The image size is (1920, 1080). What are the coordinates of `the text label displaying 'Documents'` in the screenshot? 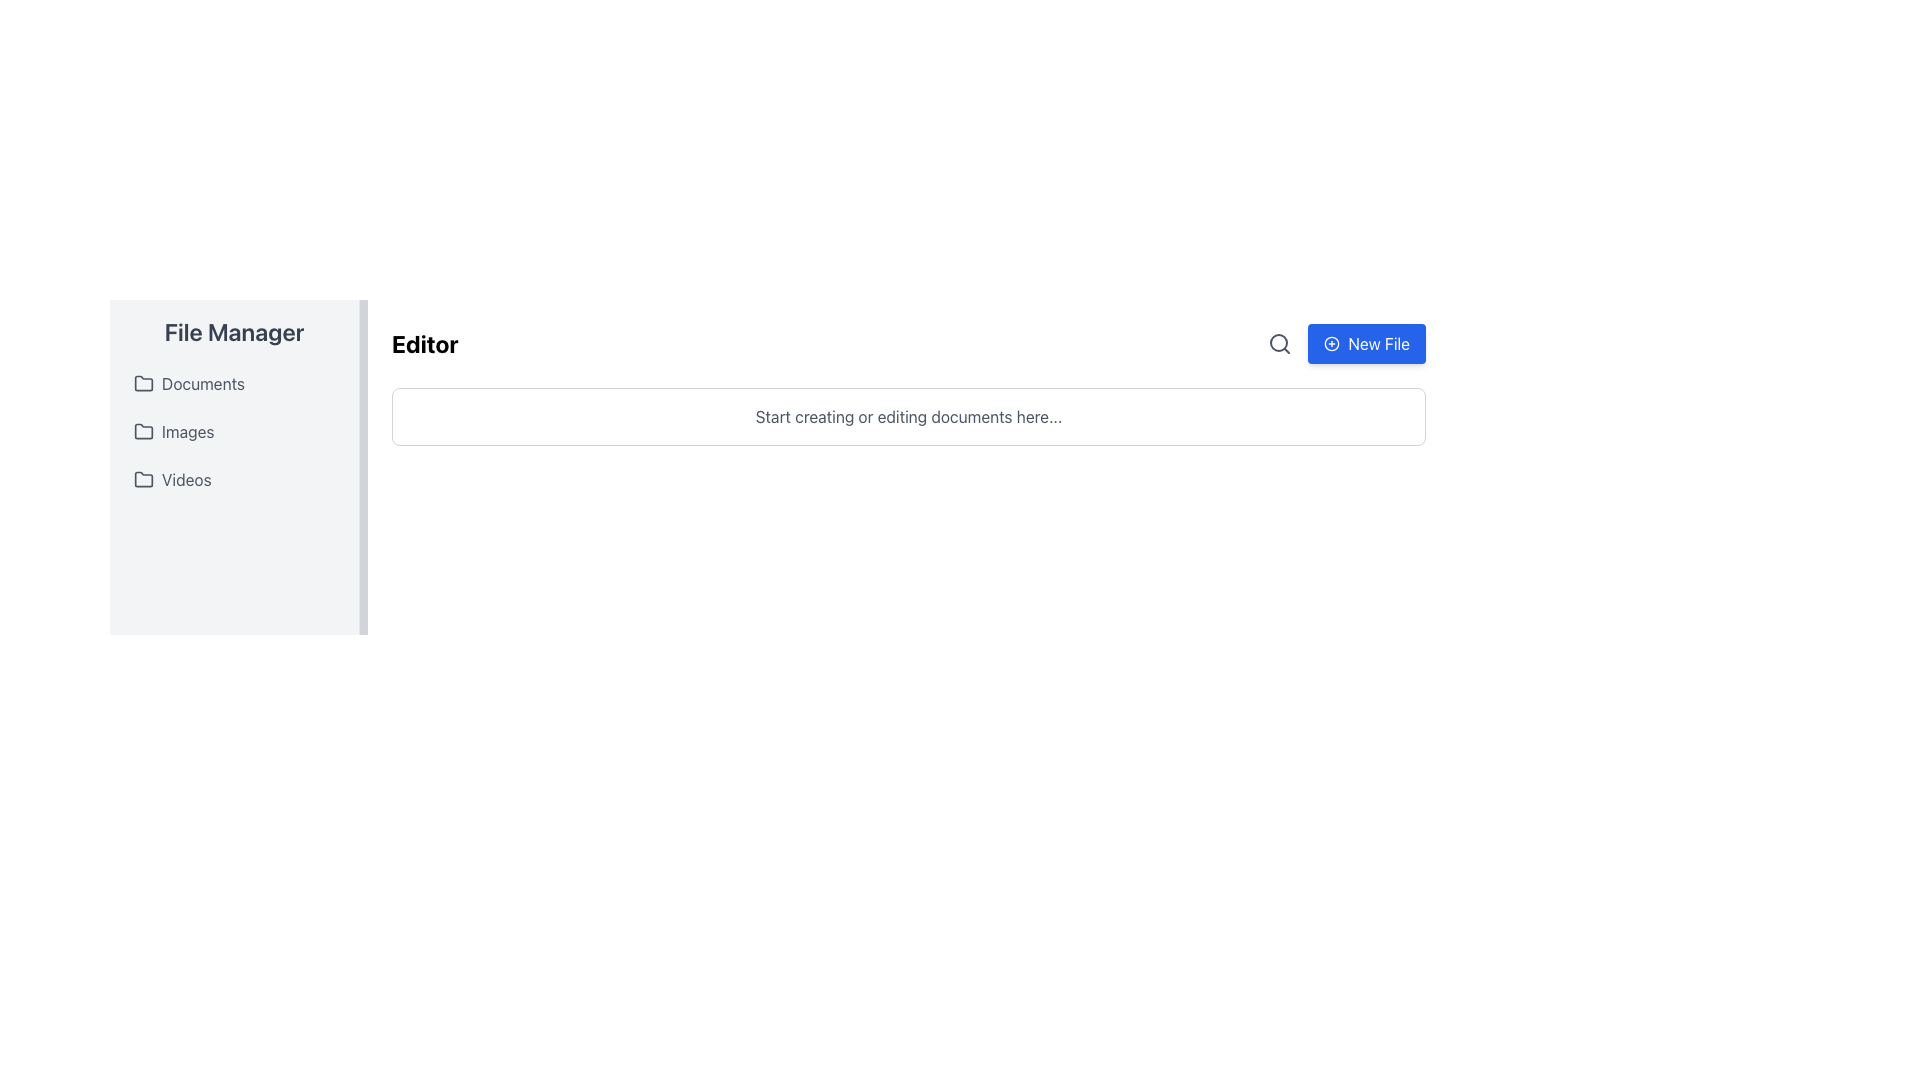 It's located at (203, 384).